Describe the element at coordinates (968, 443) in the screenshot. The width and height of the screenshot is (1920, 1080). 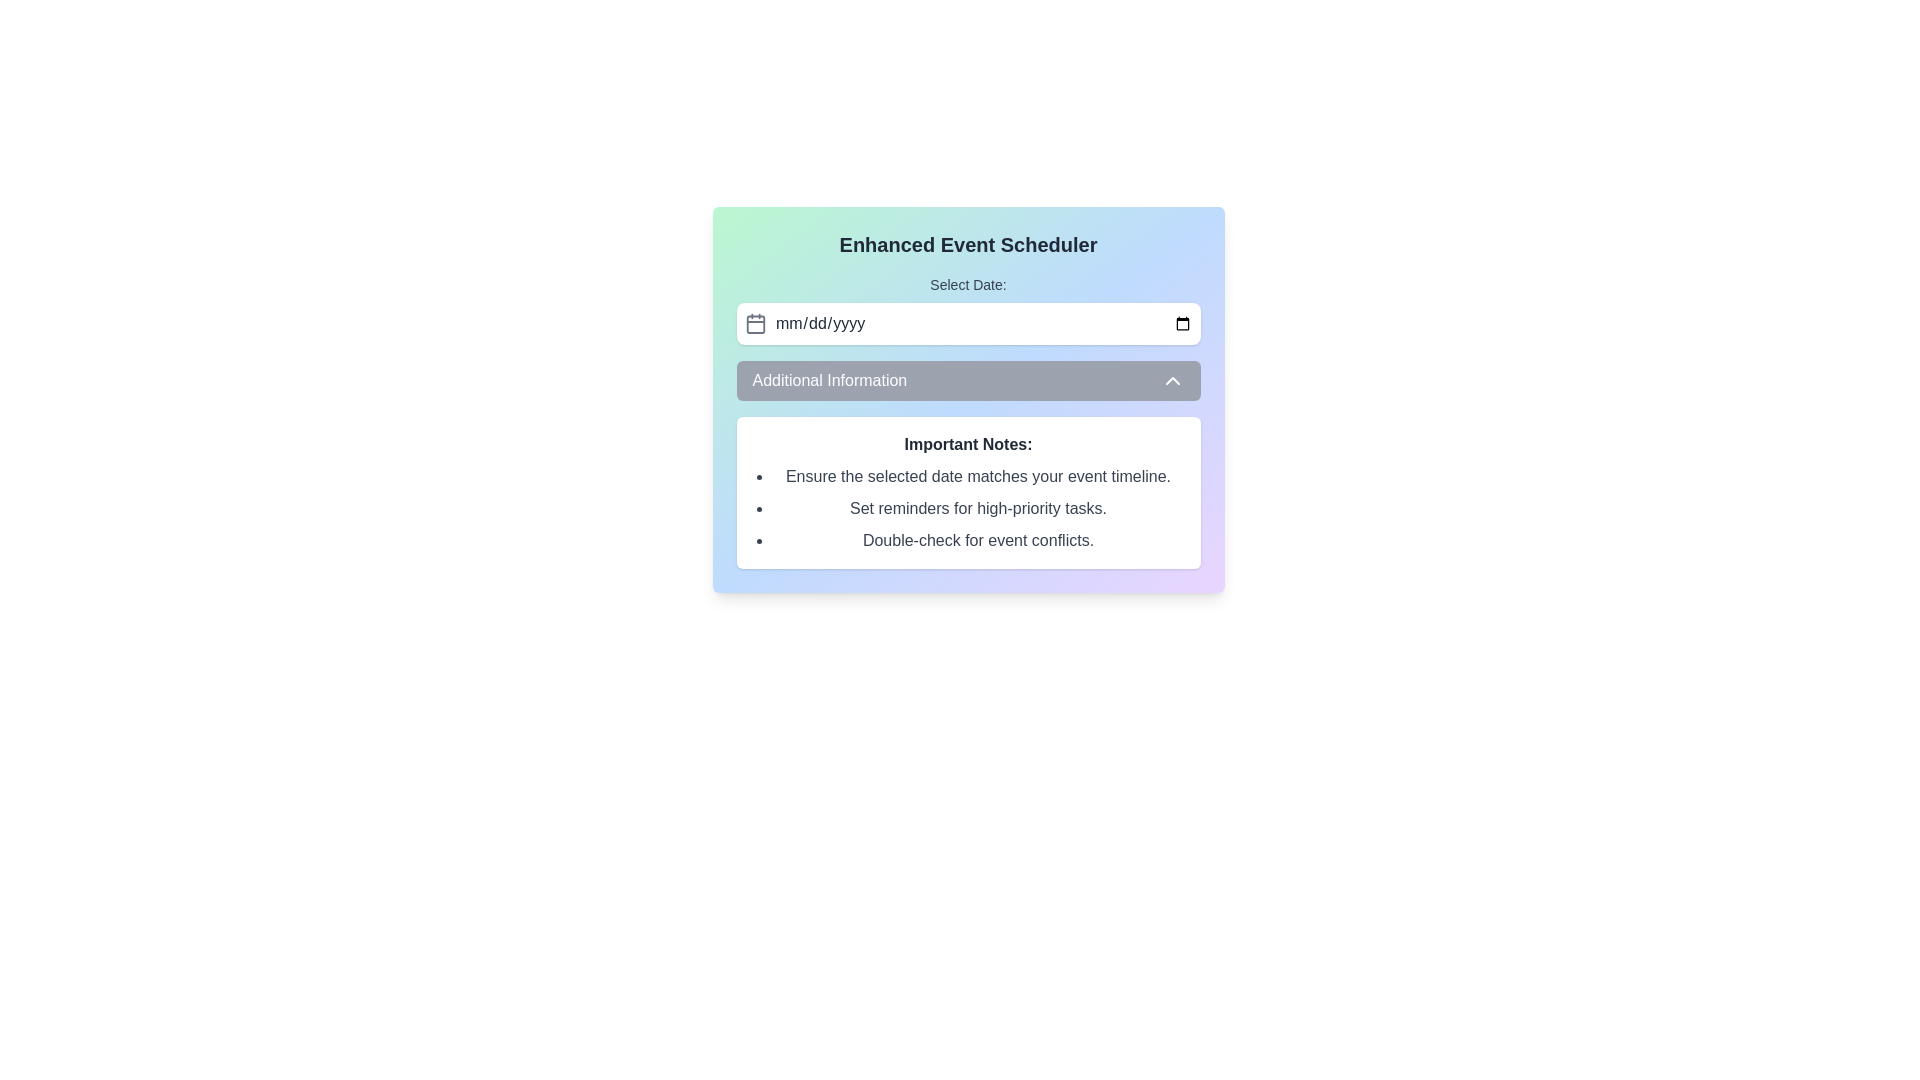
I see `the Static Text element that serves as a header for the list of instructions, positioned between the gray 'Additional Information' bar and the bulleted list` at that location.